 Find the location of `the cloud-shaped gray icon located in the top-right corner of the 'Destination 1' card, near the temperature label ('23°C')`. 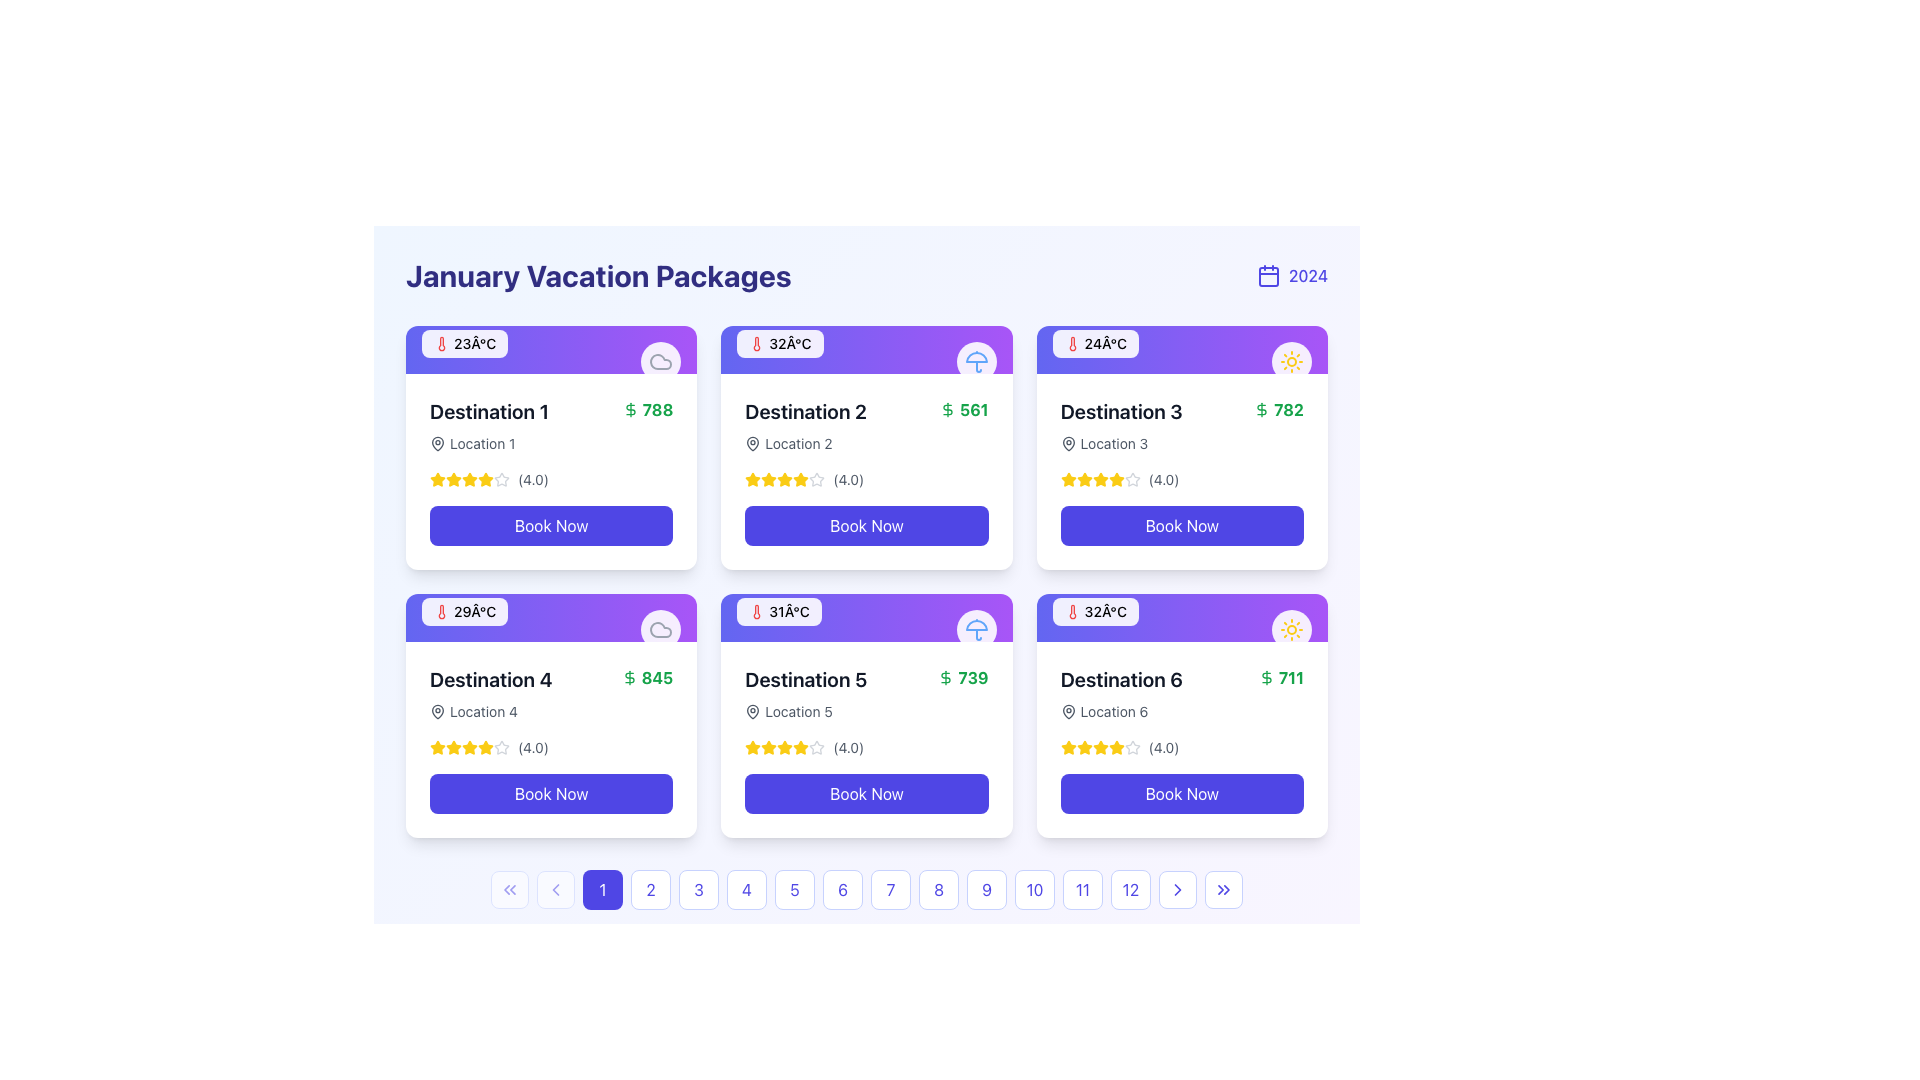

the cloud-shaped gray icon located in the top-right corner of the 'Destination 1' card, near the temperature label ('23°C') is located at coordinates (661, 628).